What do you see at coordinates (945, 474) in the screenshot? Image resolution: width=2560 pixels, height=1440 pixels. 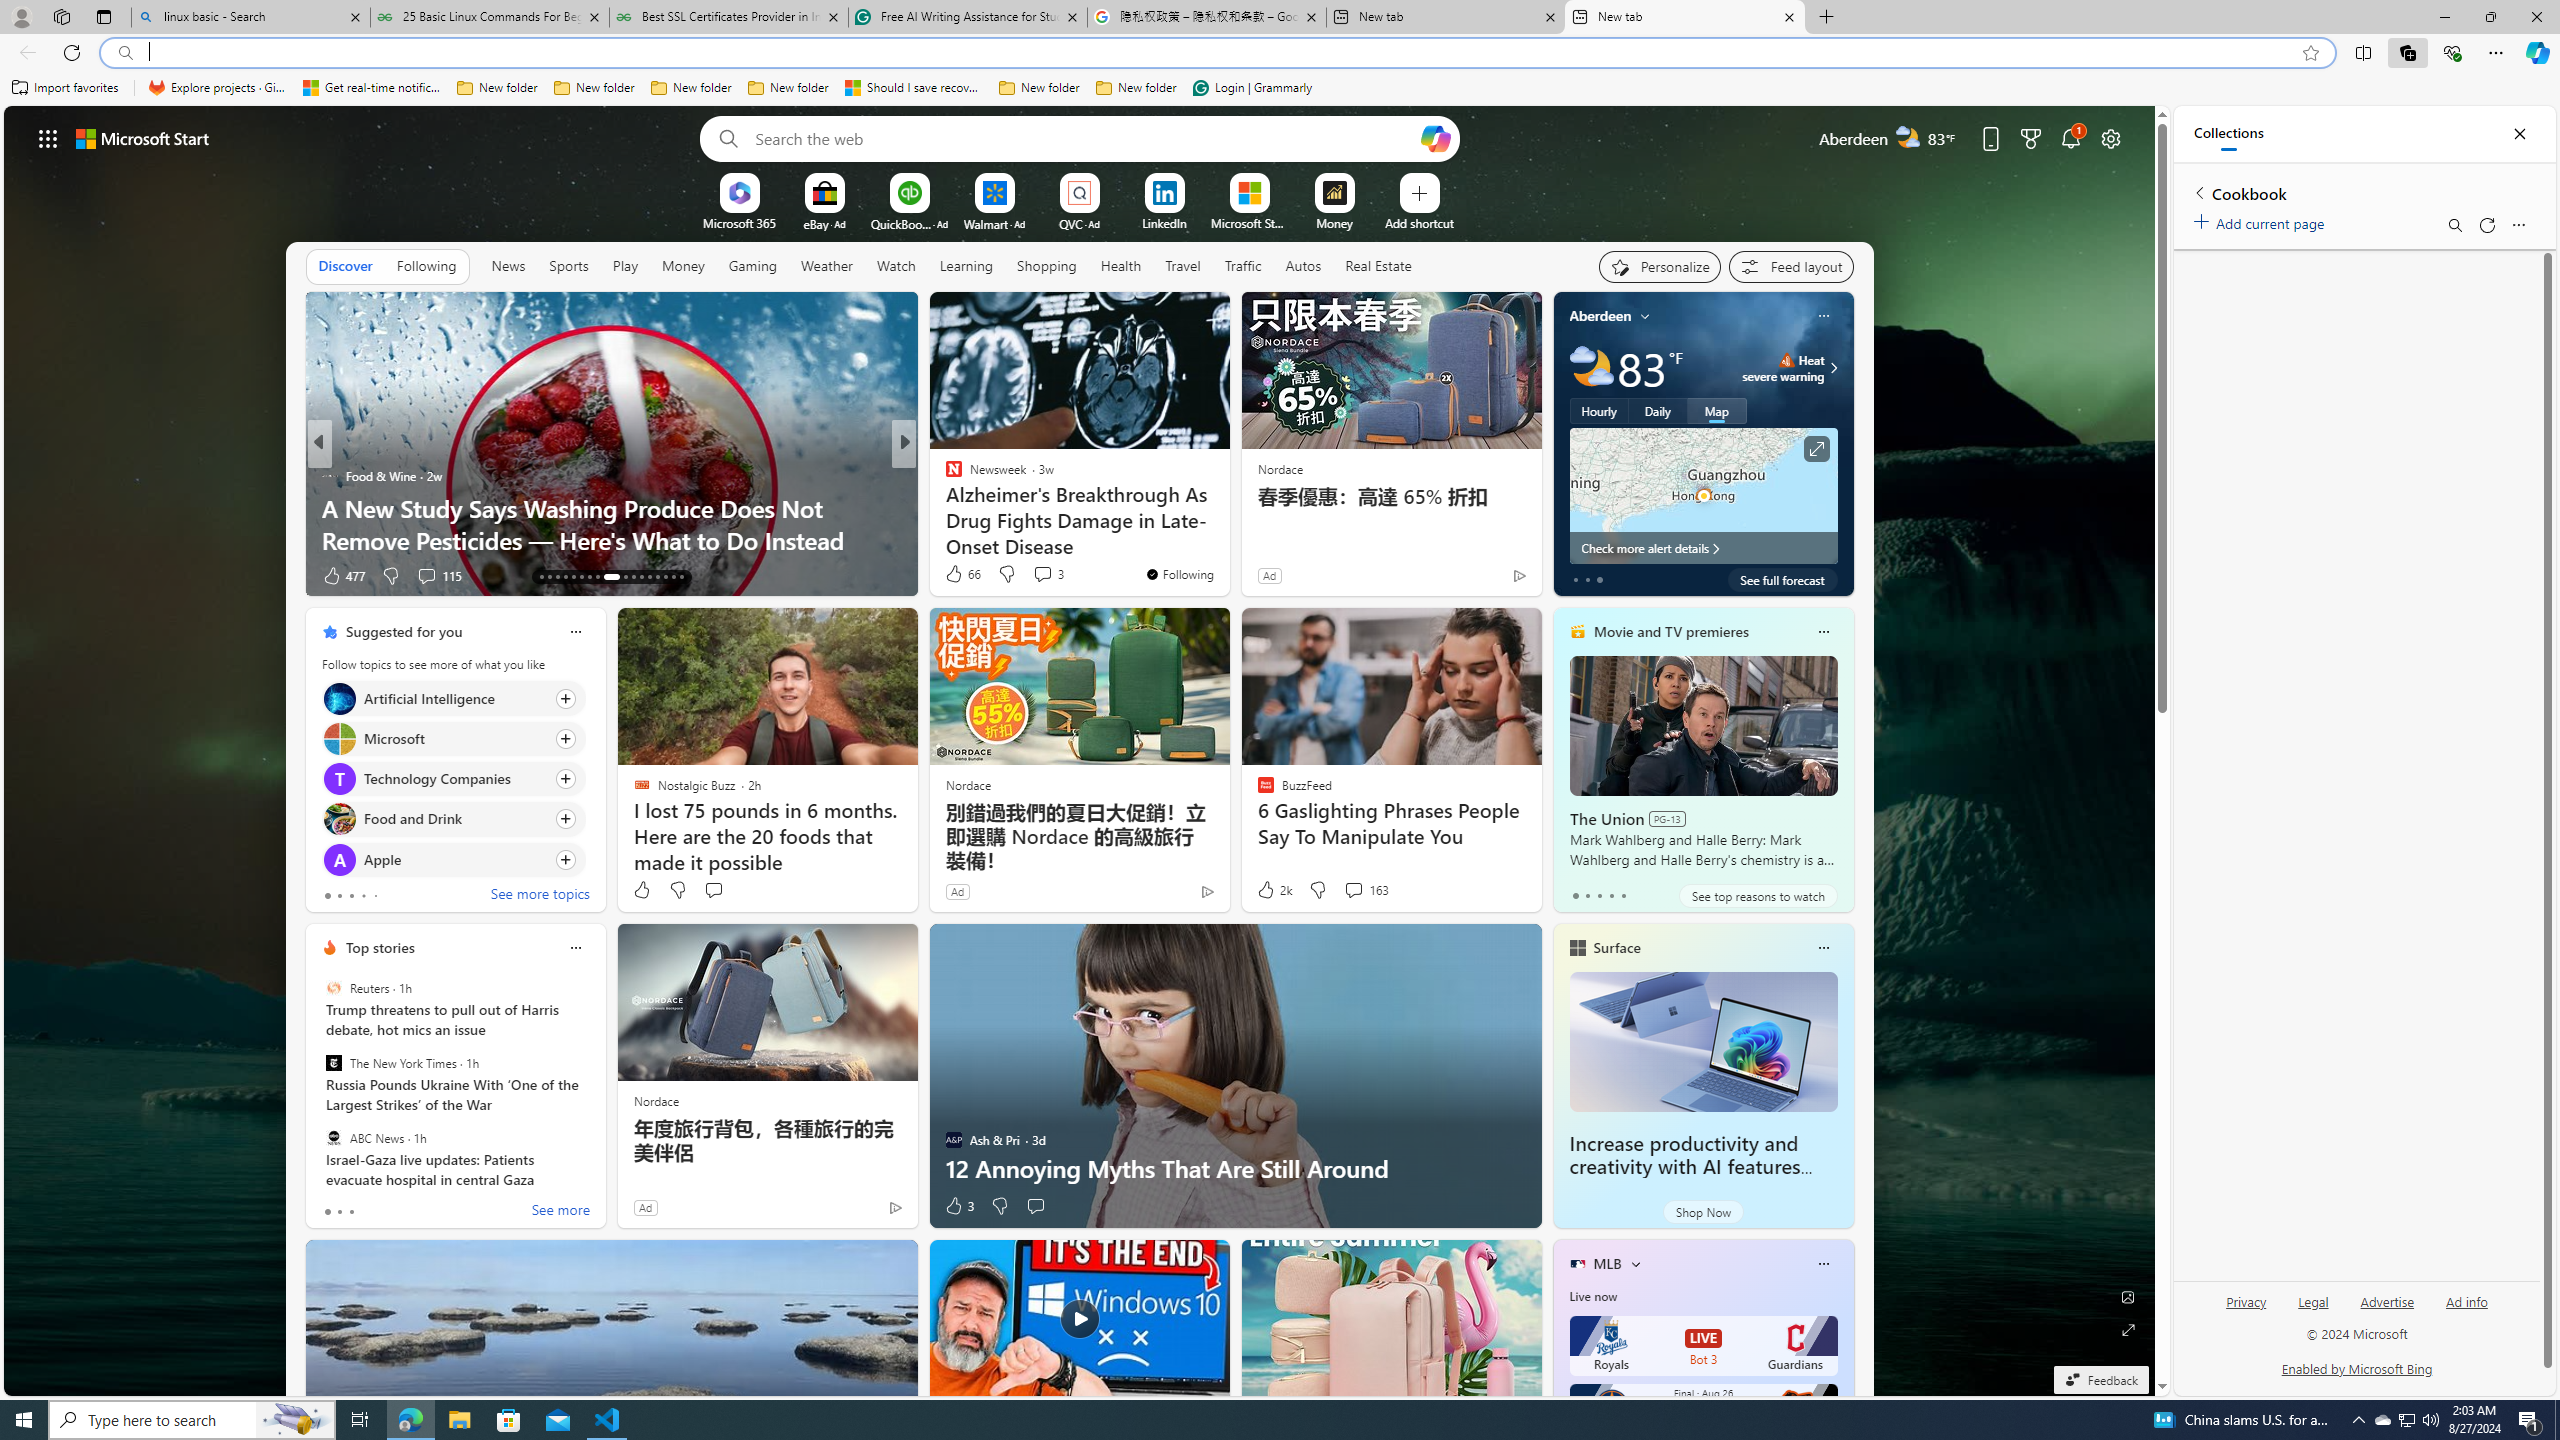 I see `'Body Network'` at bounding box center [945, 474].